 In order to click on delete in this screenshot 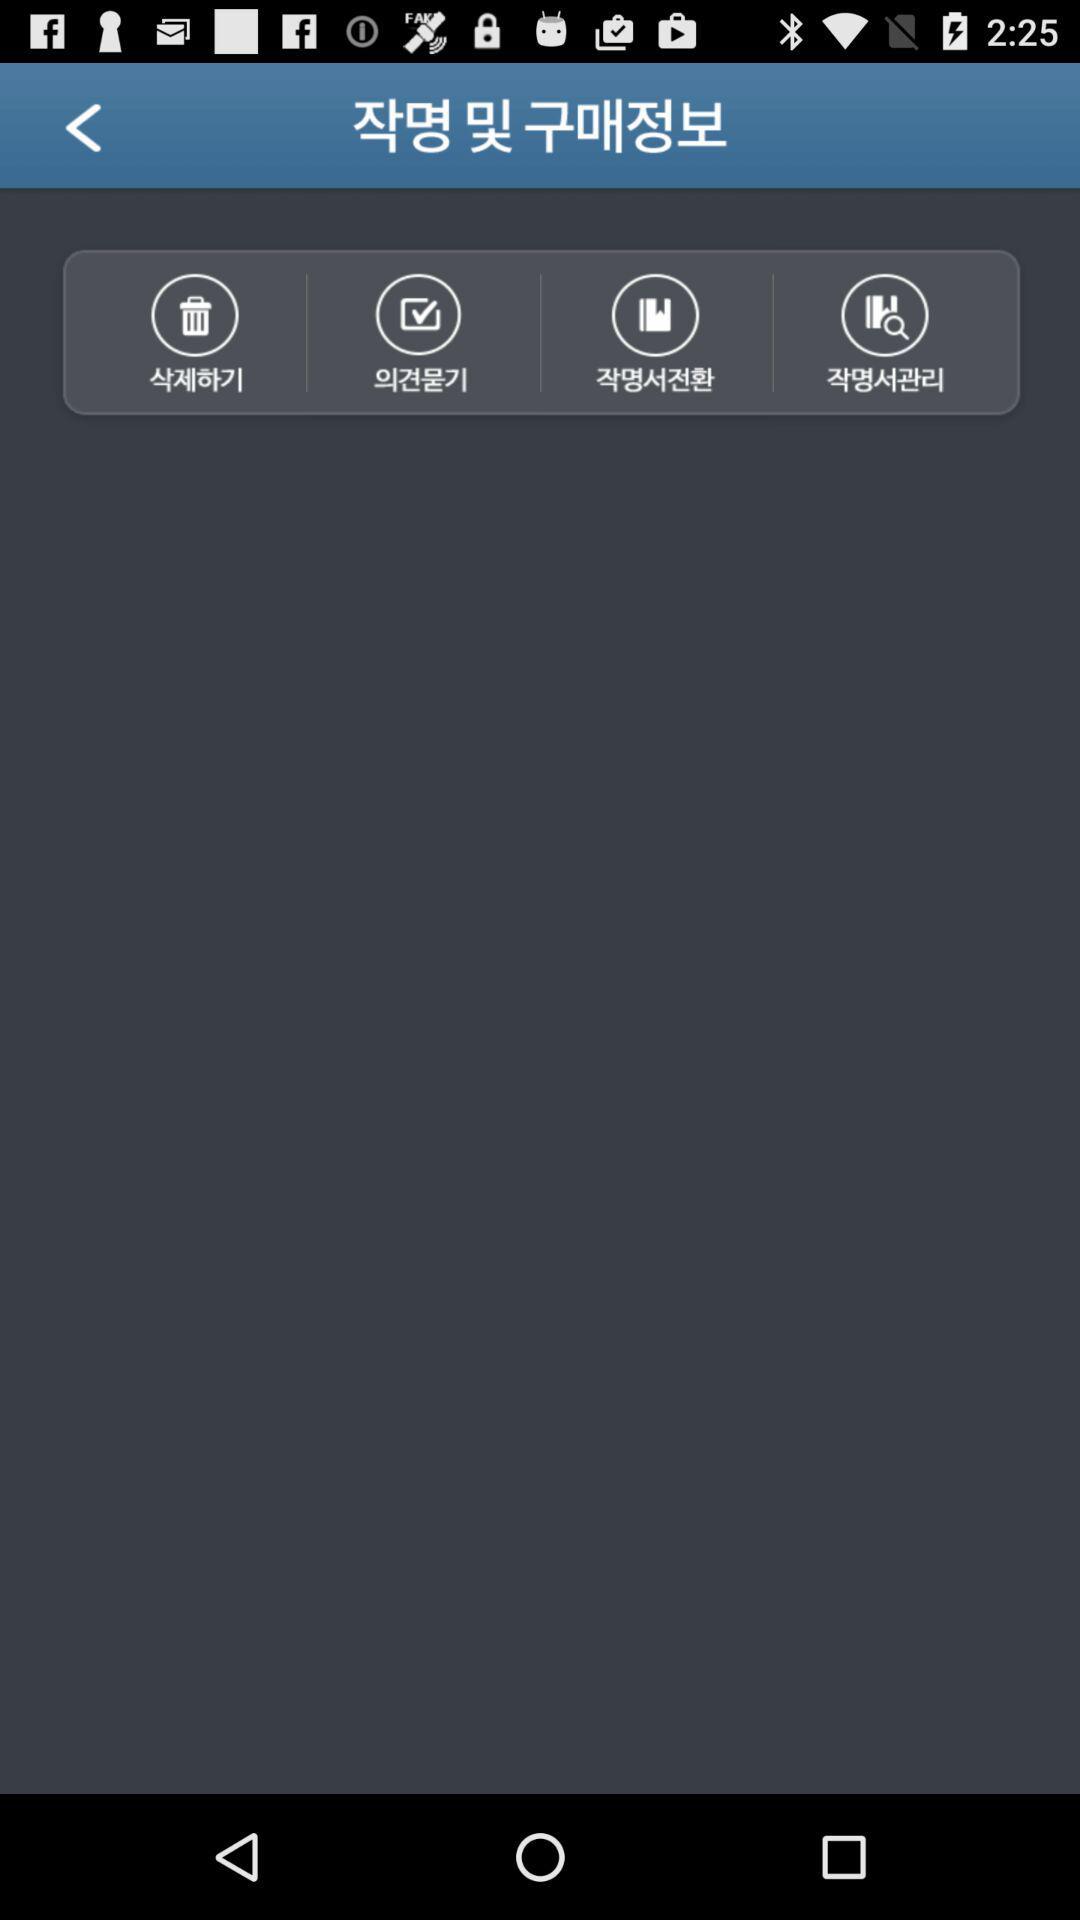, I will do `click(176, 335)`.